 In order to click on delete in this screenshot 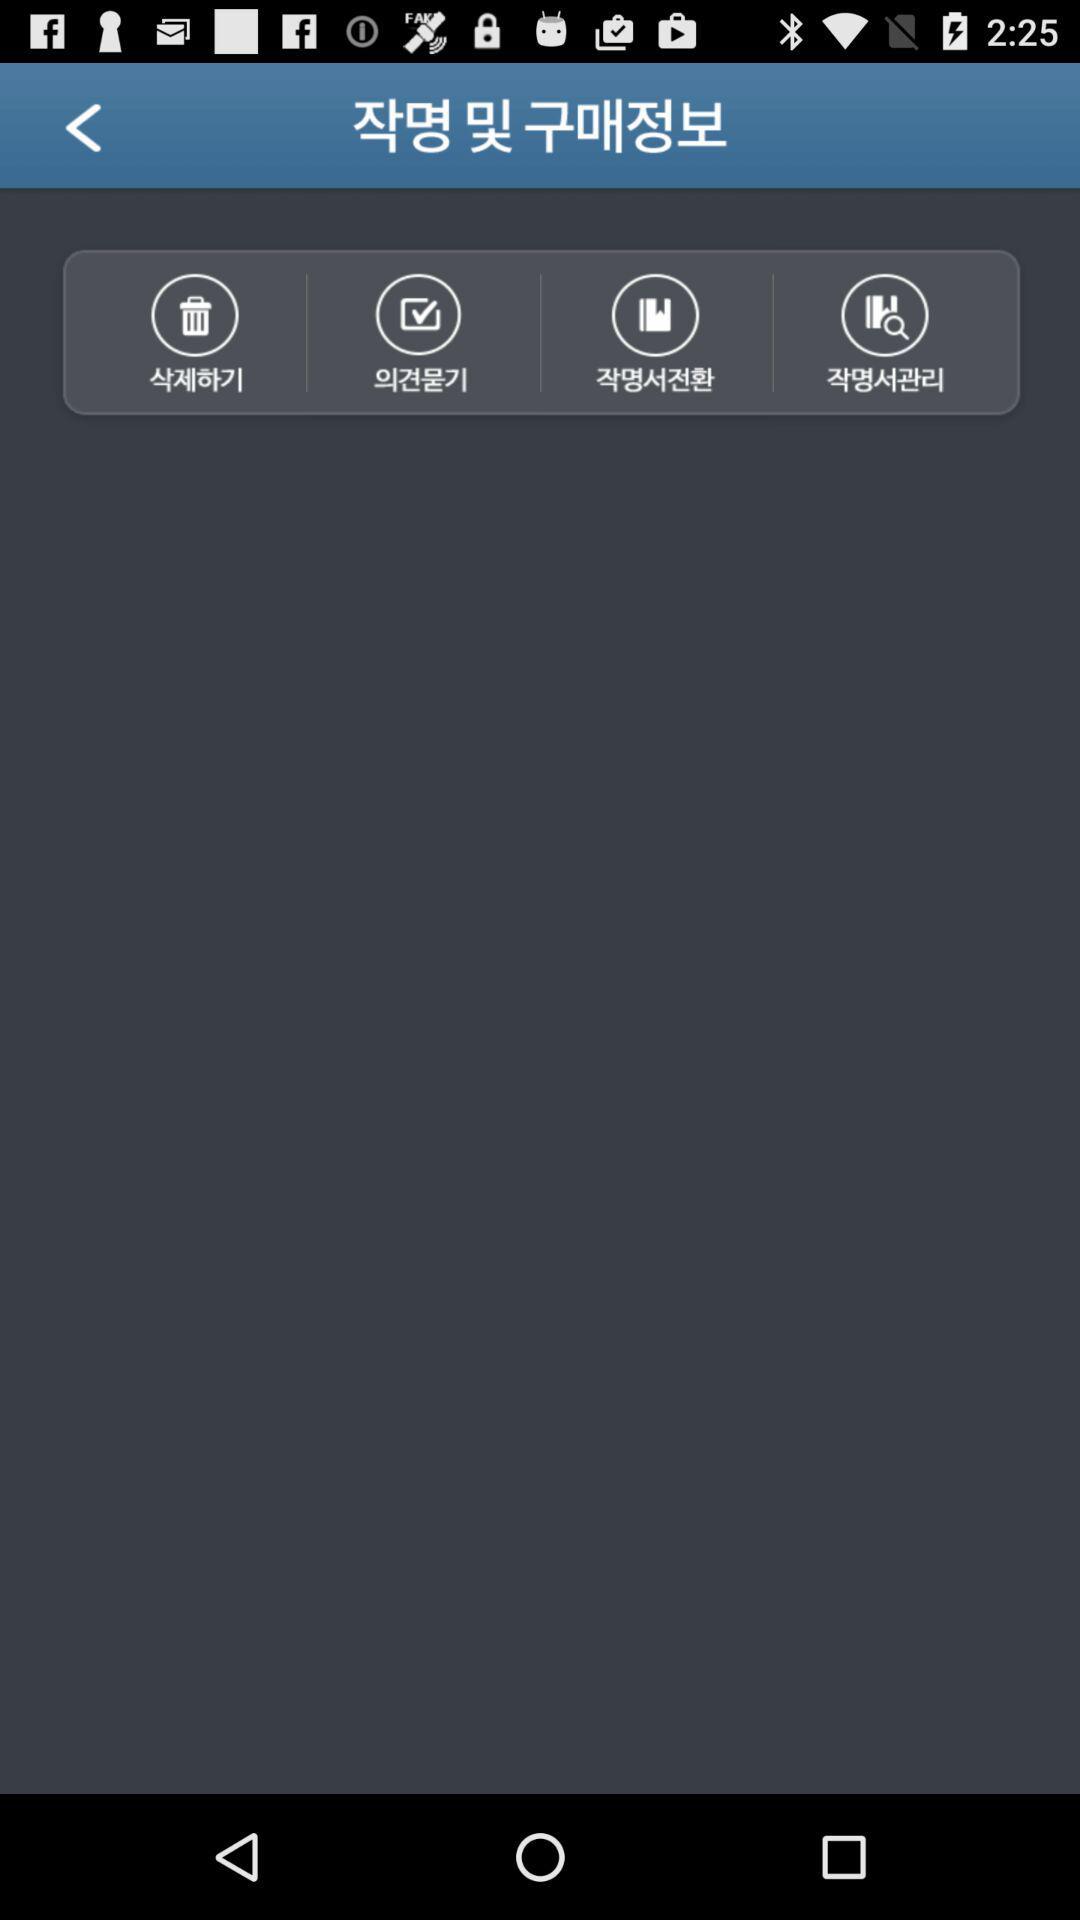, I will do `click(176, 335)`.